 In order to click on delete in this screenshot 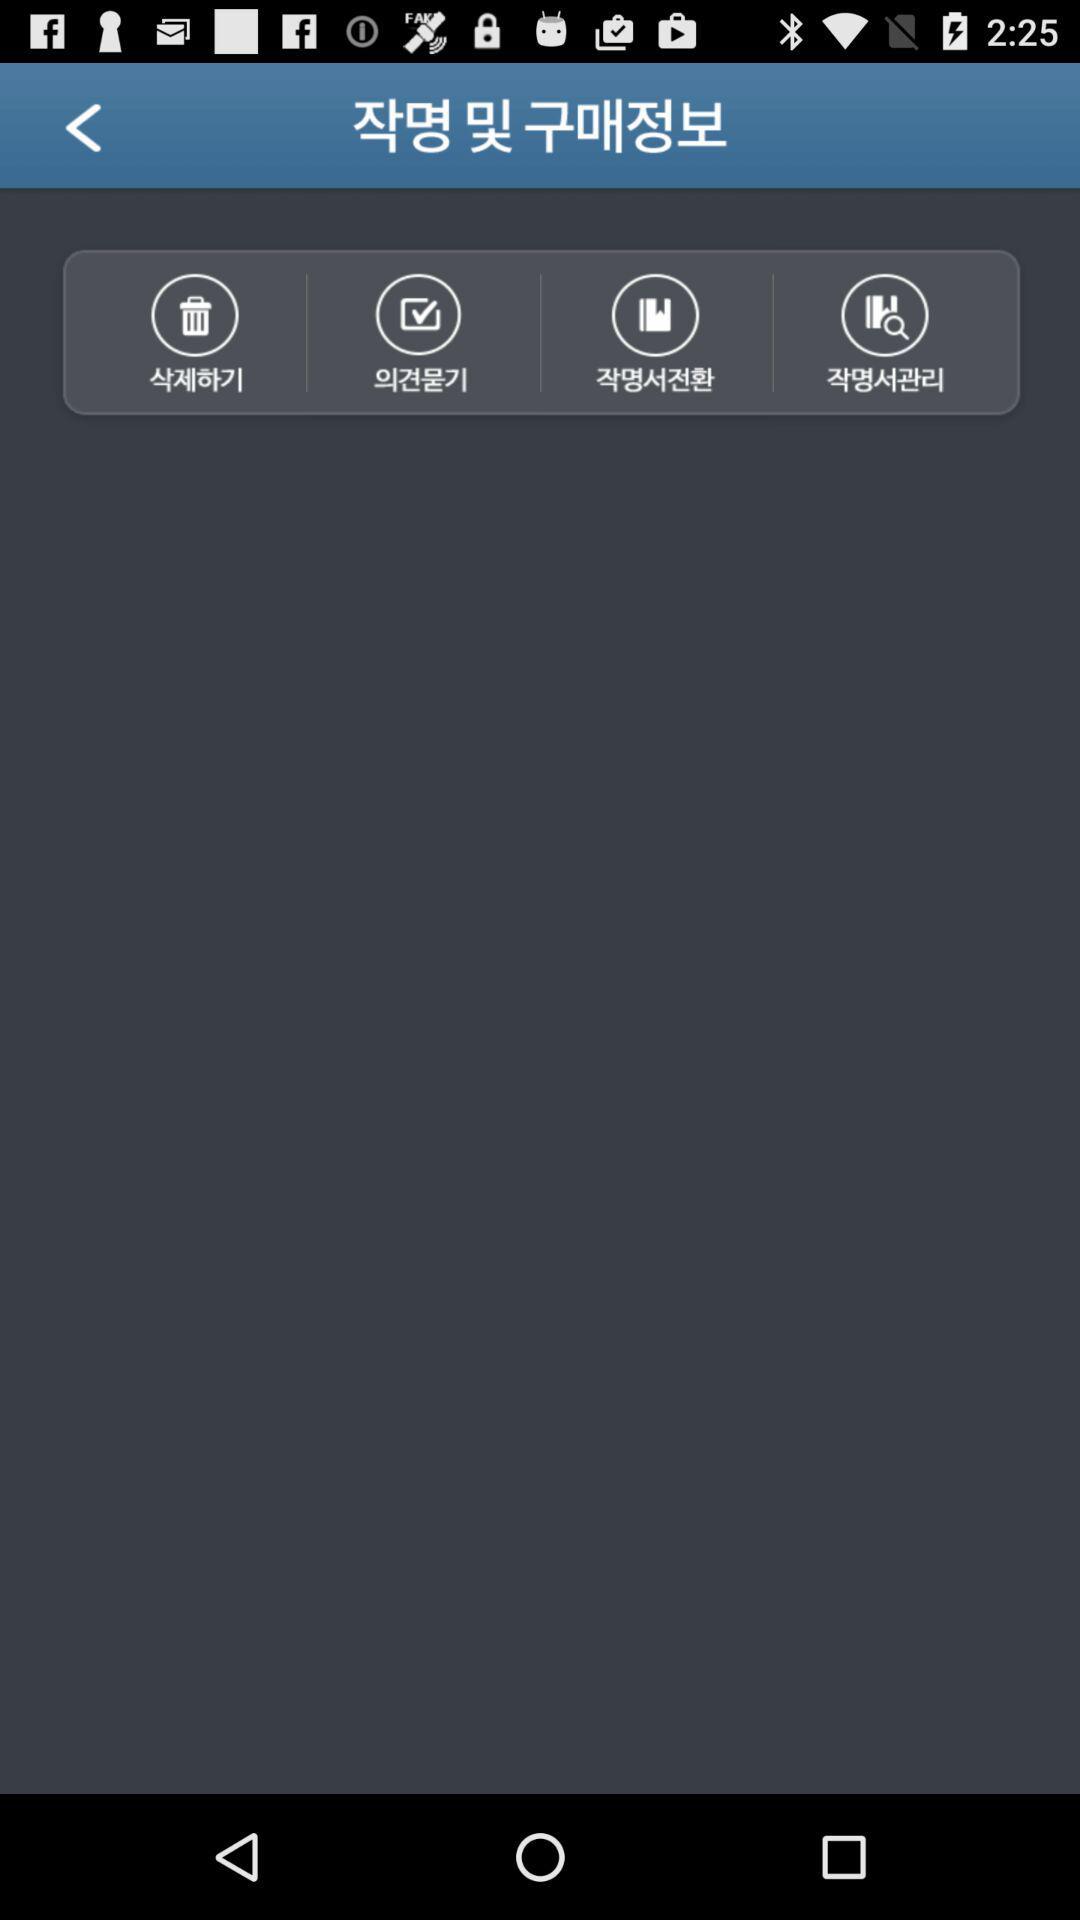, I will do `click(176, 335)`.